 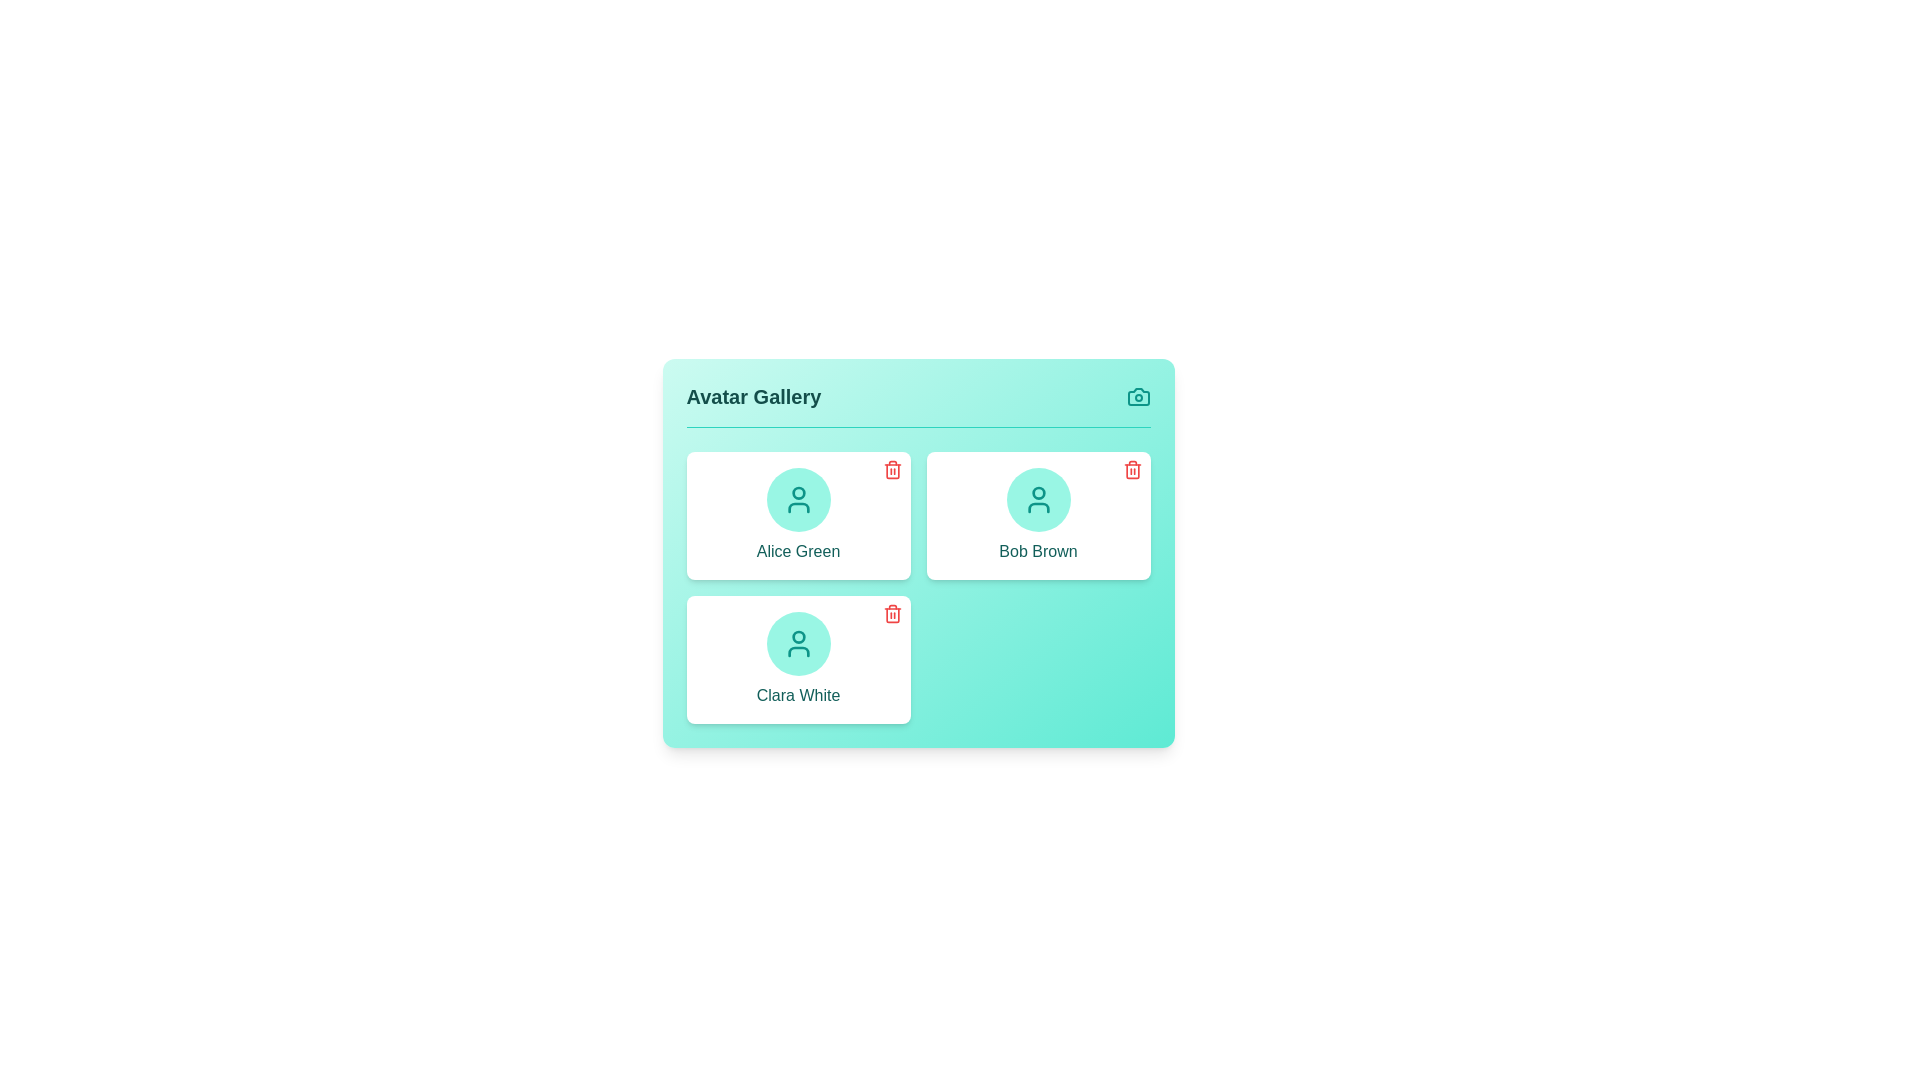 I want to click on the Text Label displaying the name 'Clara White' within the card component in the bottom-left section of the grid layout, so click(x=797, y=694).